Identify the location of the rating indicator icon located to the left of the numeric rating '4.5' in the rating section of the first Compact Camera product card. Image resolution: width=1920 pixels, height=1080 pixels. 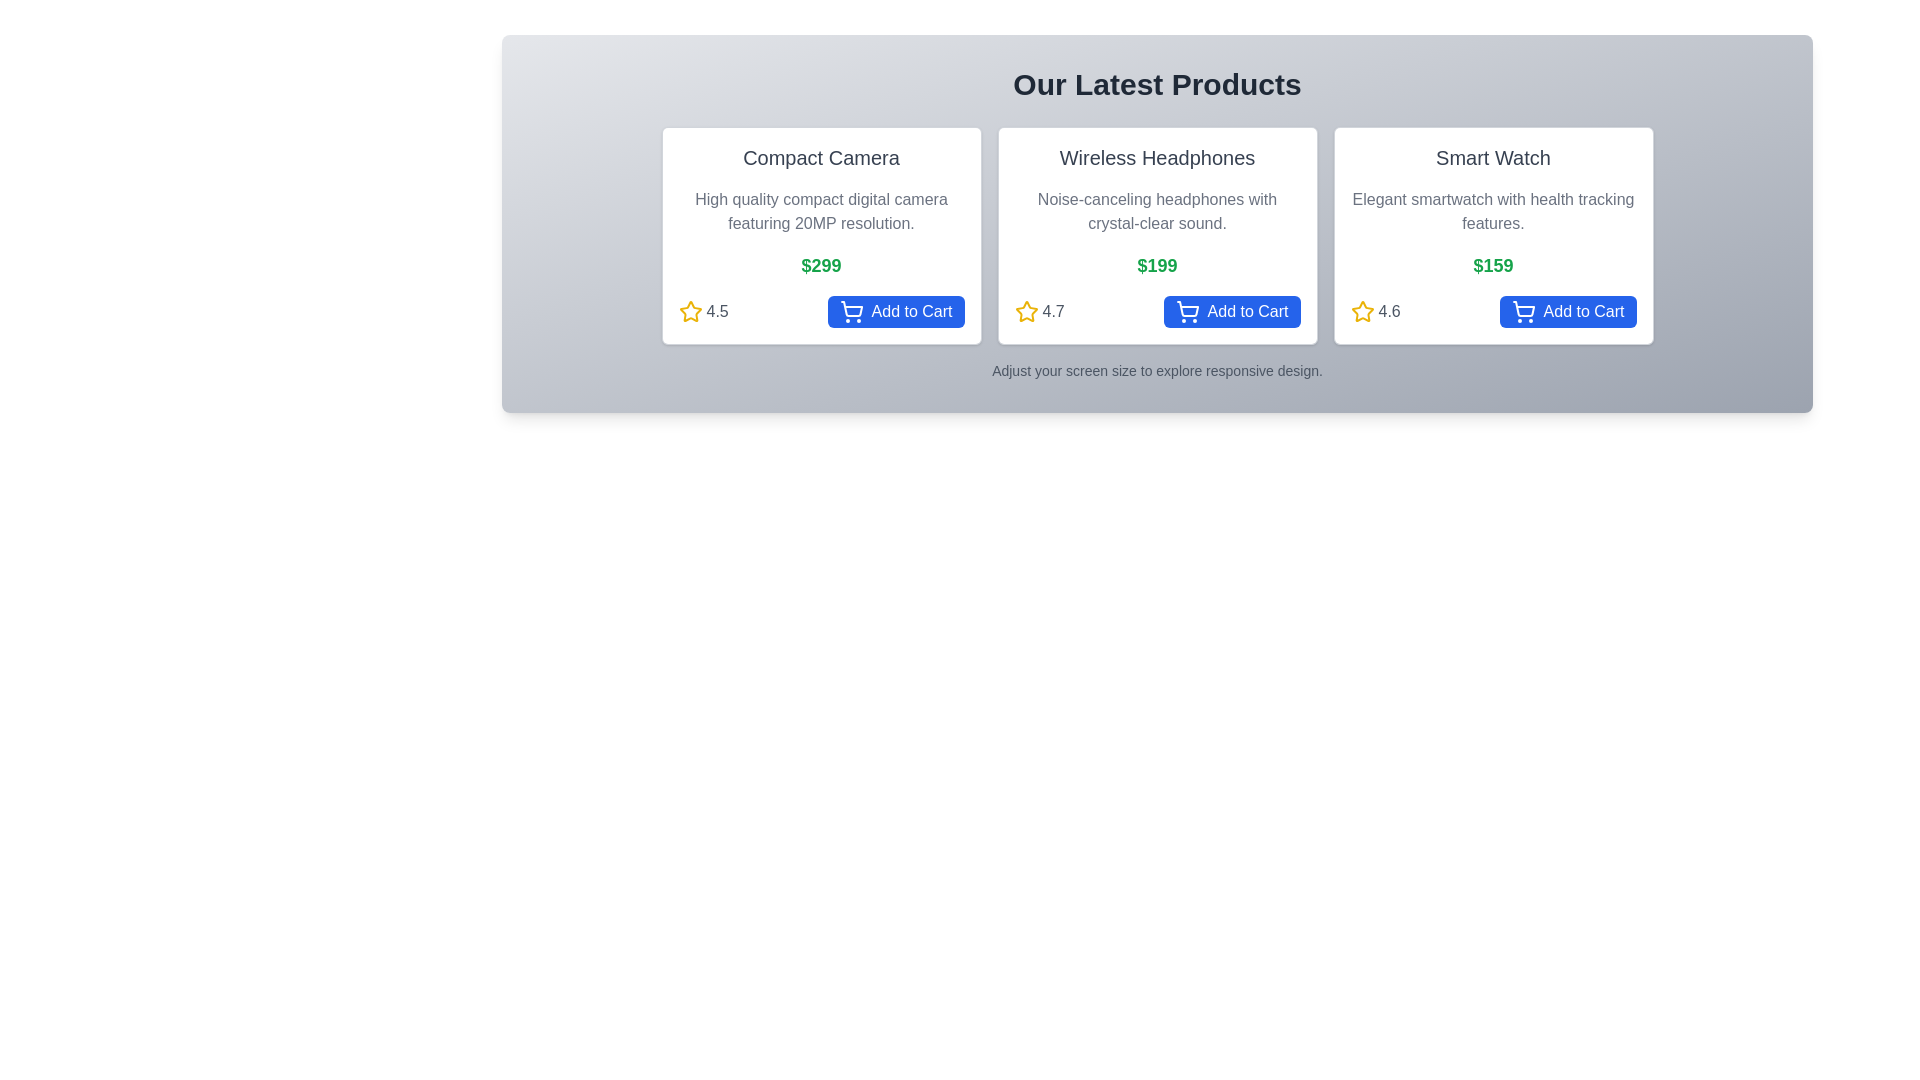
(690, 312).